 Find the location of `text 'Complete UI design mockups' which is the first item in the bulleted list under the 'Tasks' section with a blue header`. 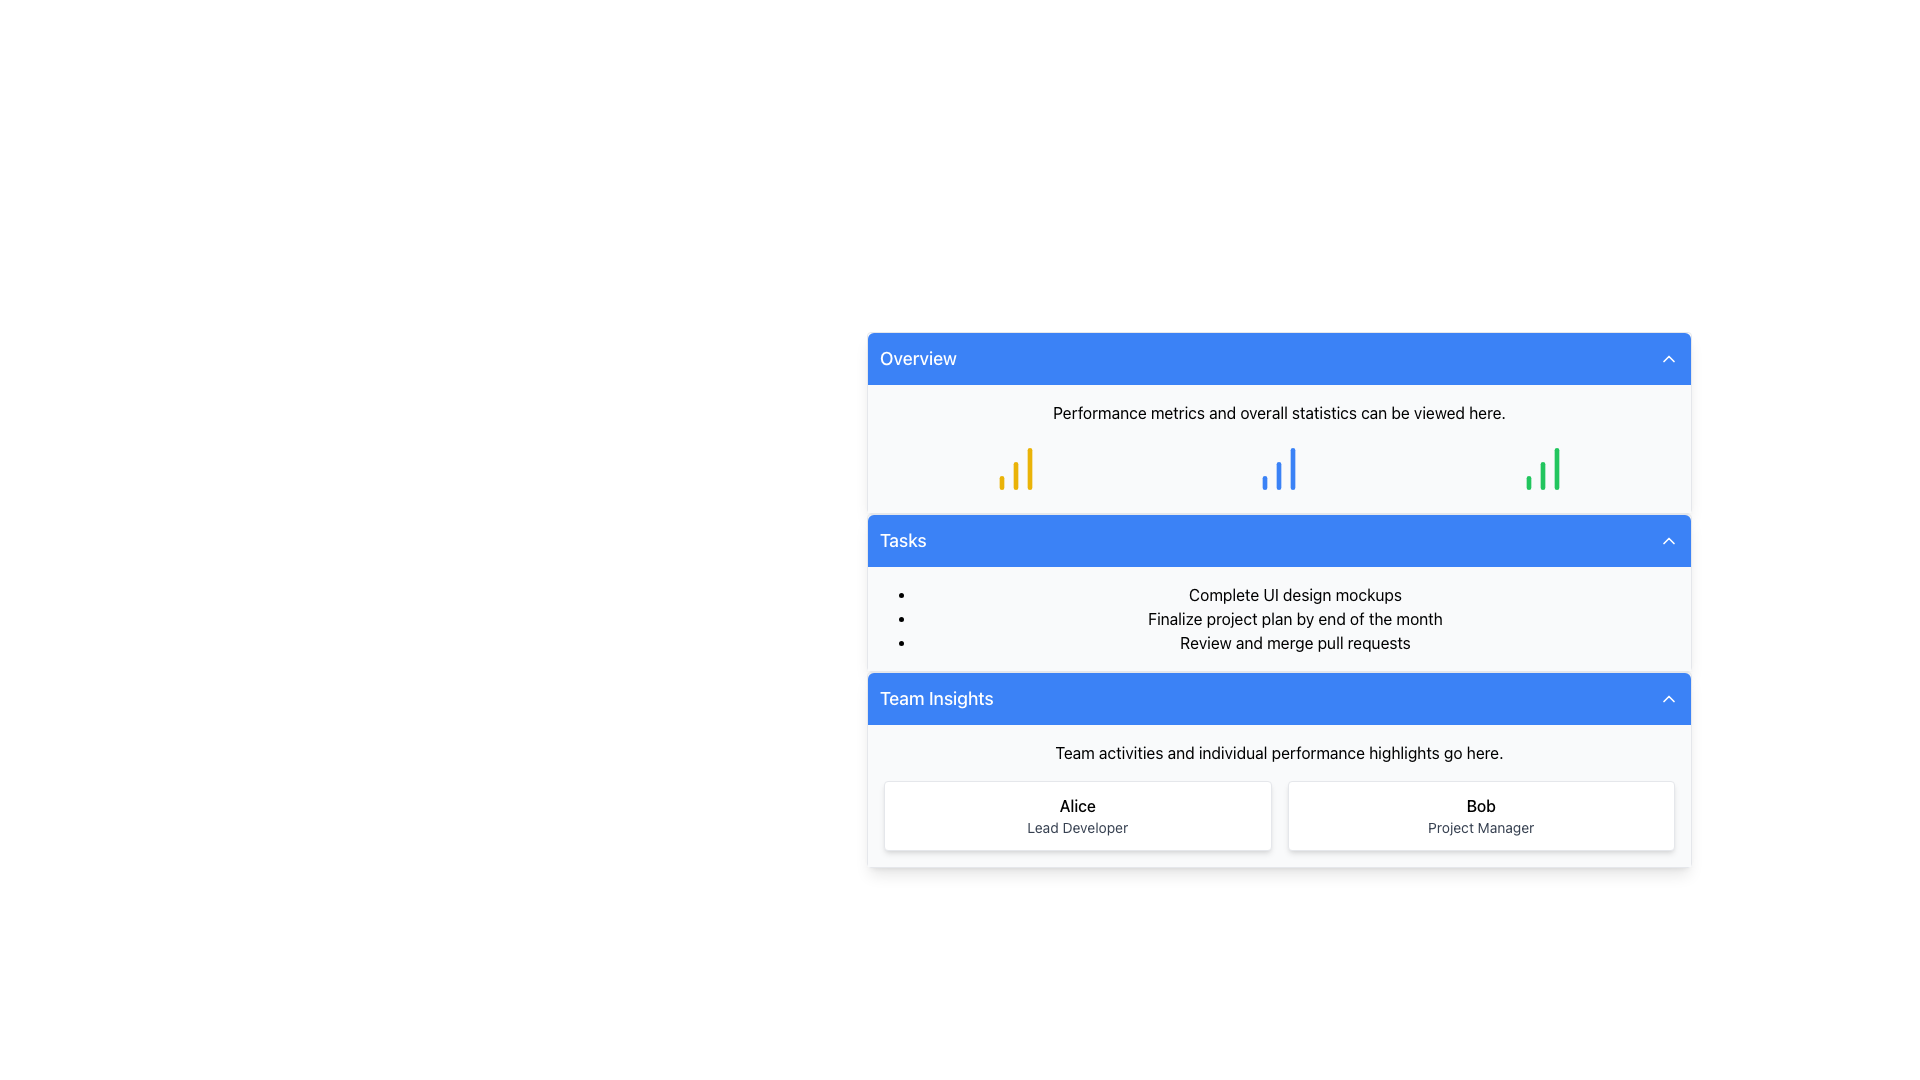

text 'Complete UI design mockups' which is the first item in the bulleted list under the 'Tasks' section with a blue header is located at coordinates (1295, 593).